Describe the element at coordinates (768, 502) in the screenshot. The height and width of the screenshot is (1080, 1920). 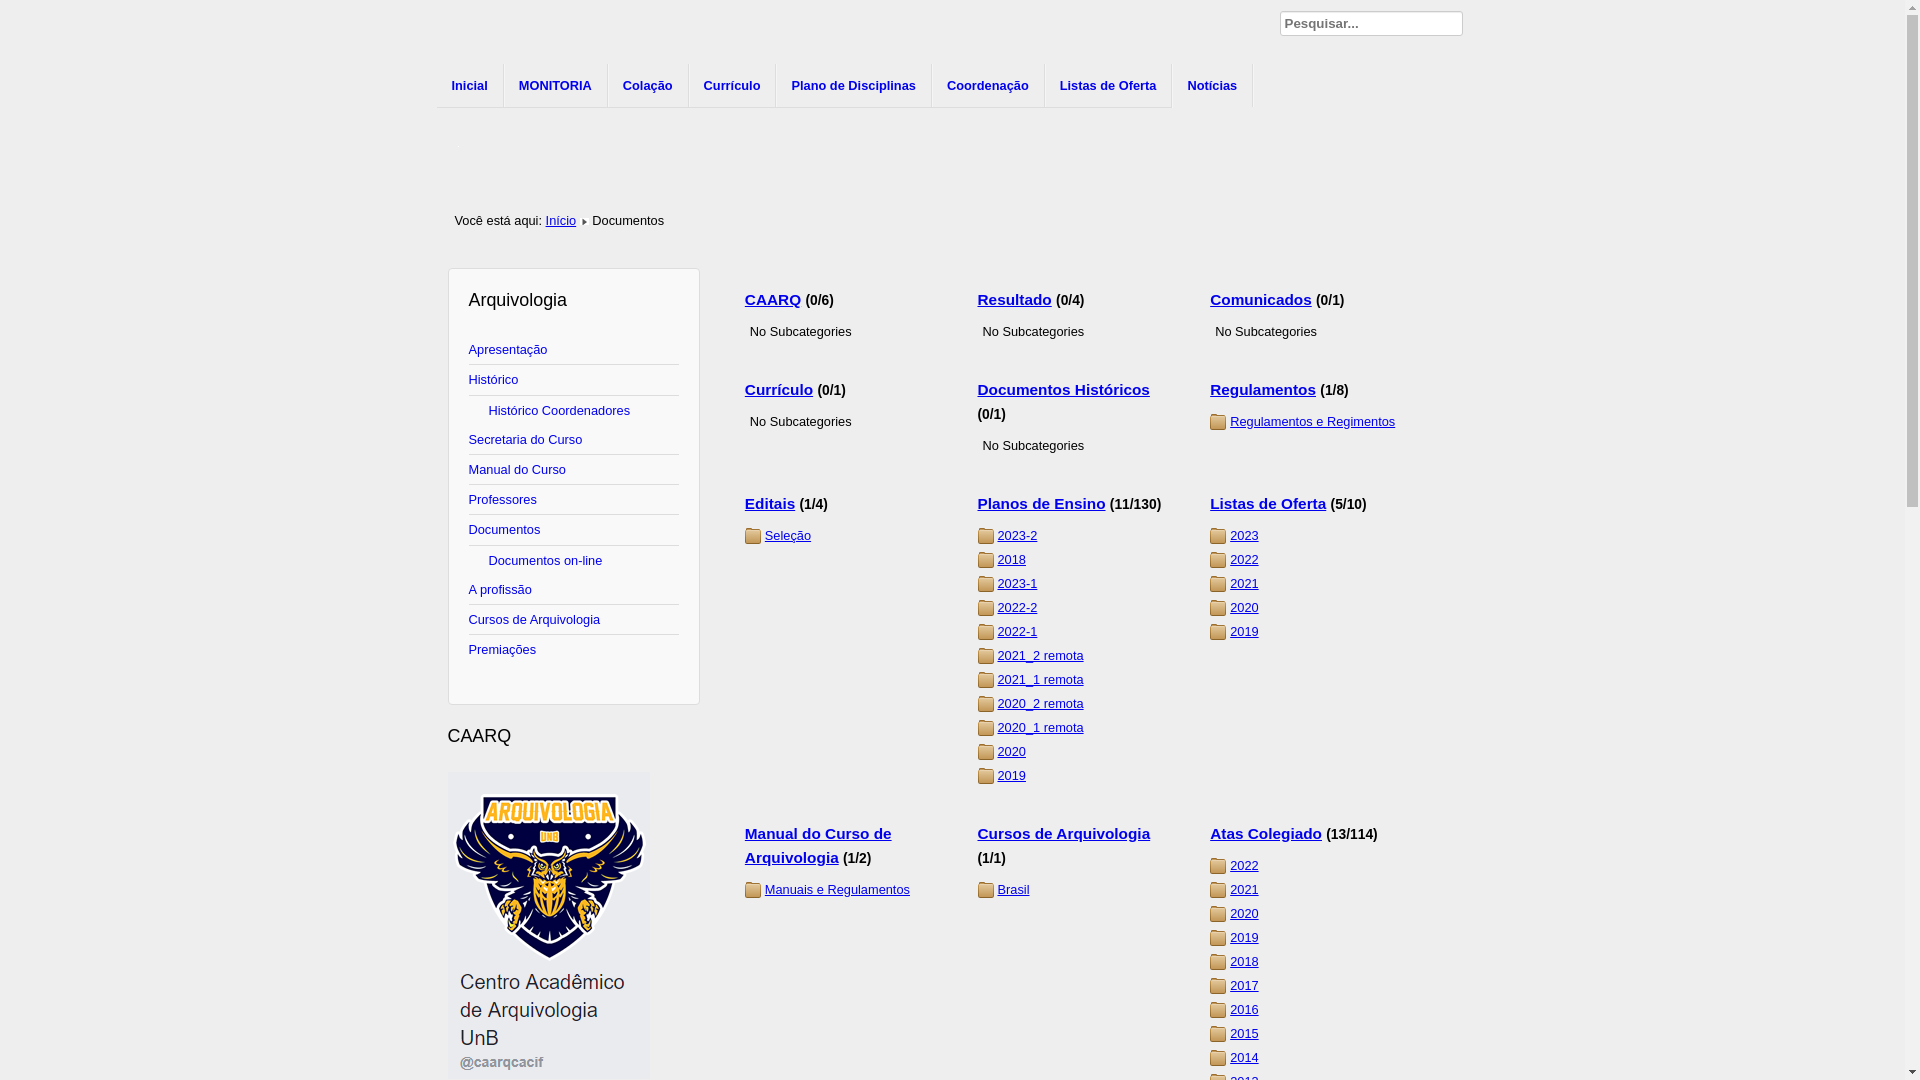
I see `'Editais'` at that location.